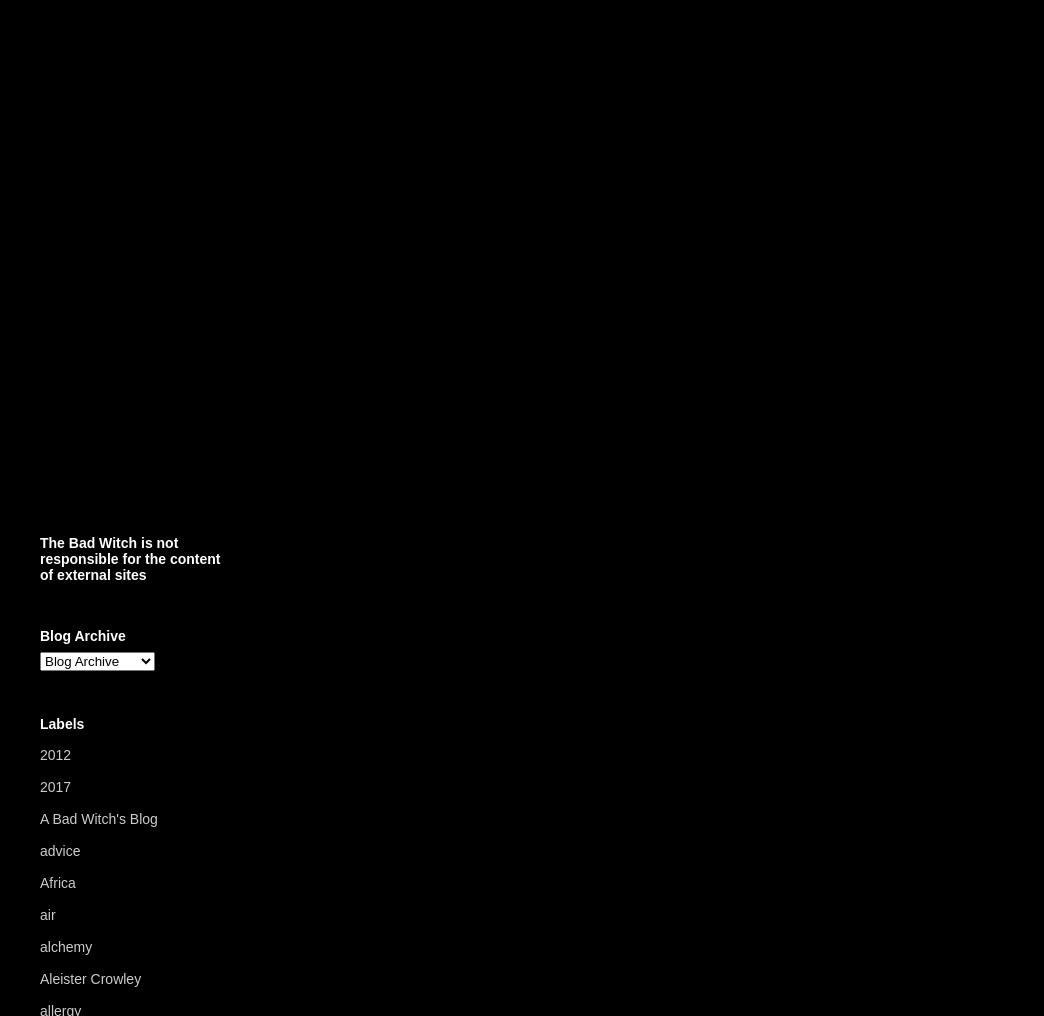  I want to click on '(24)', so click(107, 946).